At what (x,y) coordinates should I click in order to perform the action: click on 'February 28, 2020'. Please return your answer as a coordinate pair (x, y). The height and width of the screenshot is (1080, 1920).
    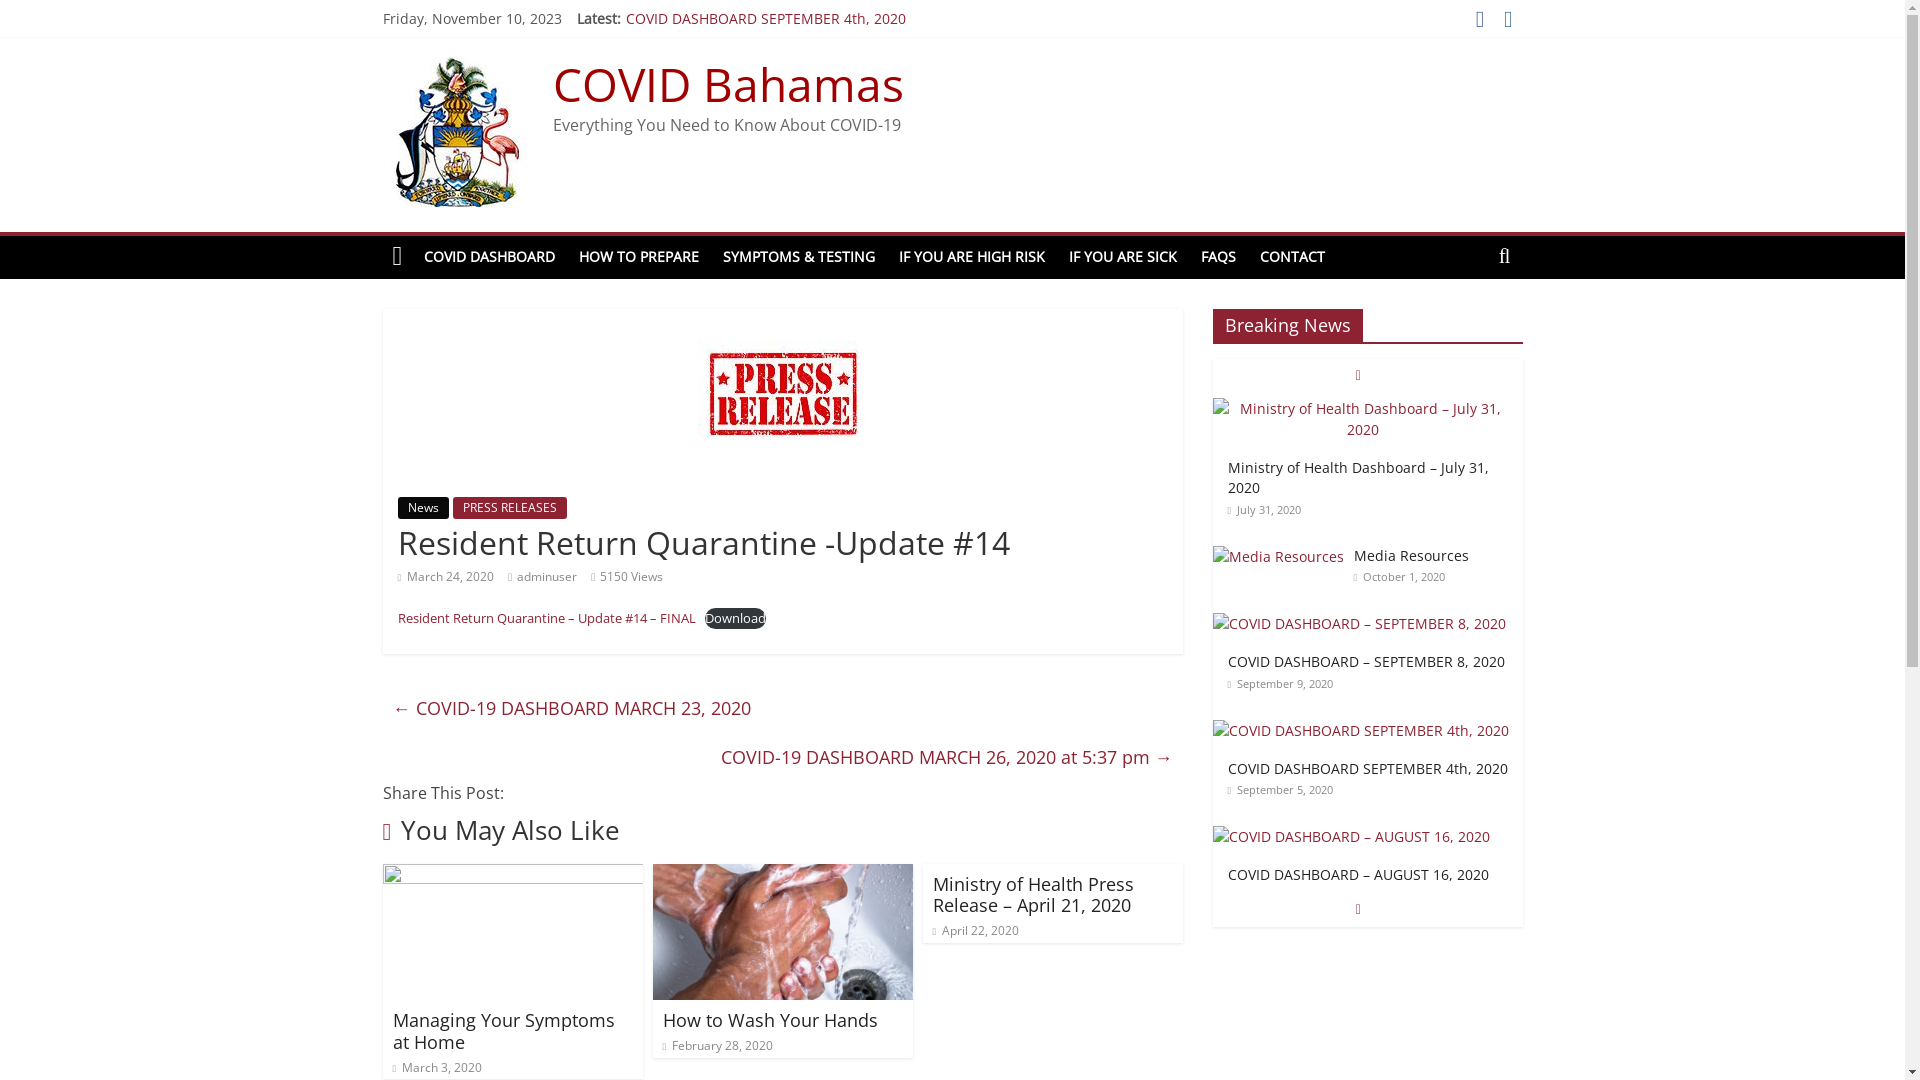
    Looking at the image, I should click on (717, 1044).